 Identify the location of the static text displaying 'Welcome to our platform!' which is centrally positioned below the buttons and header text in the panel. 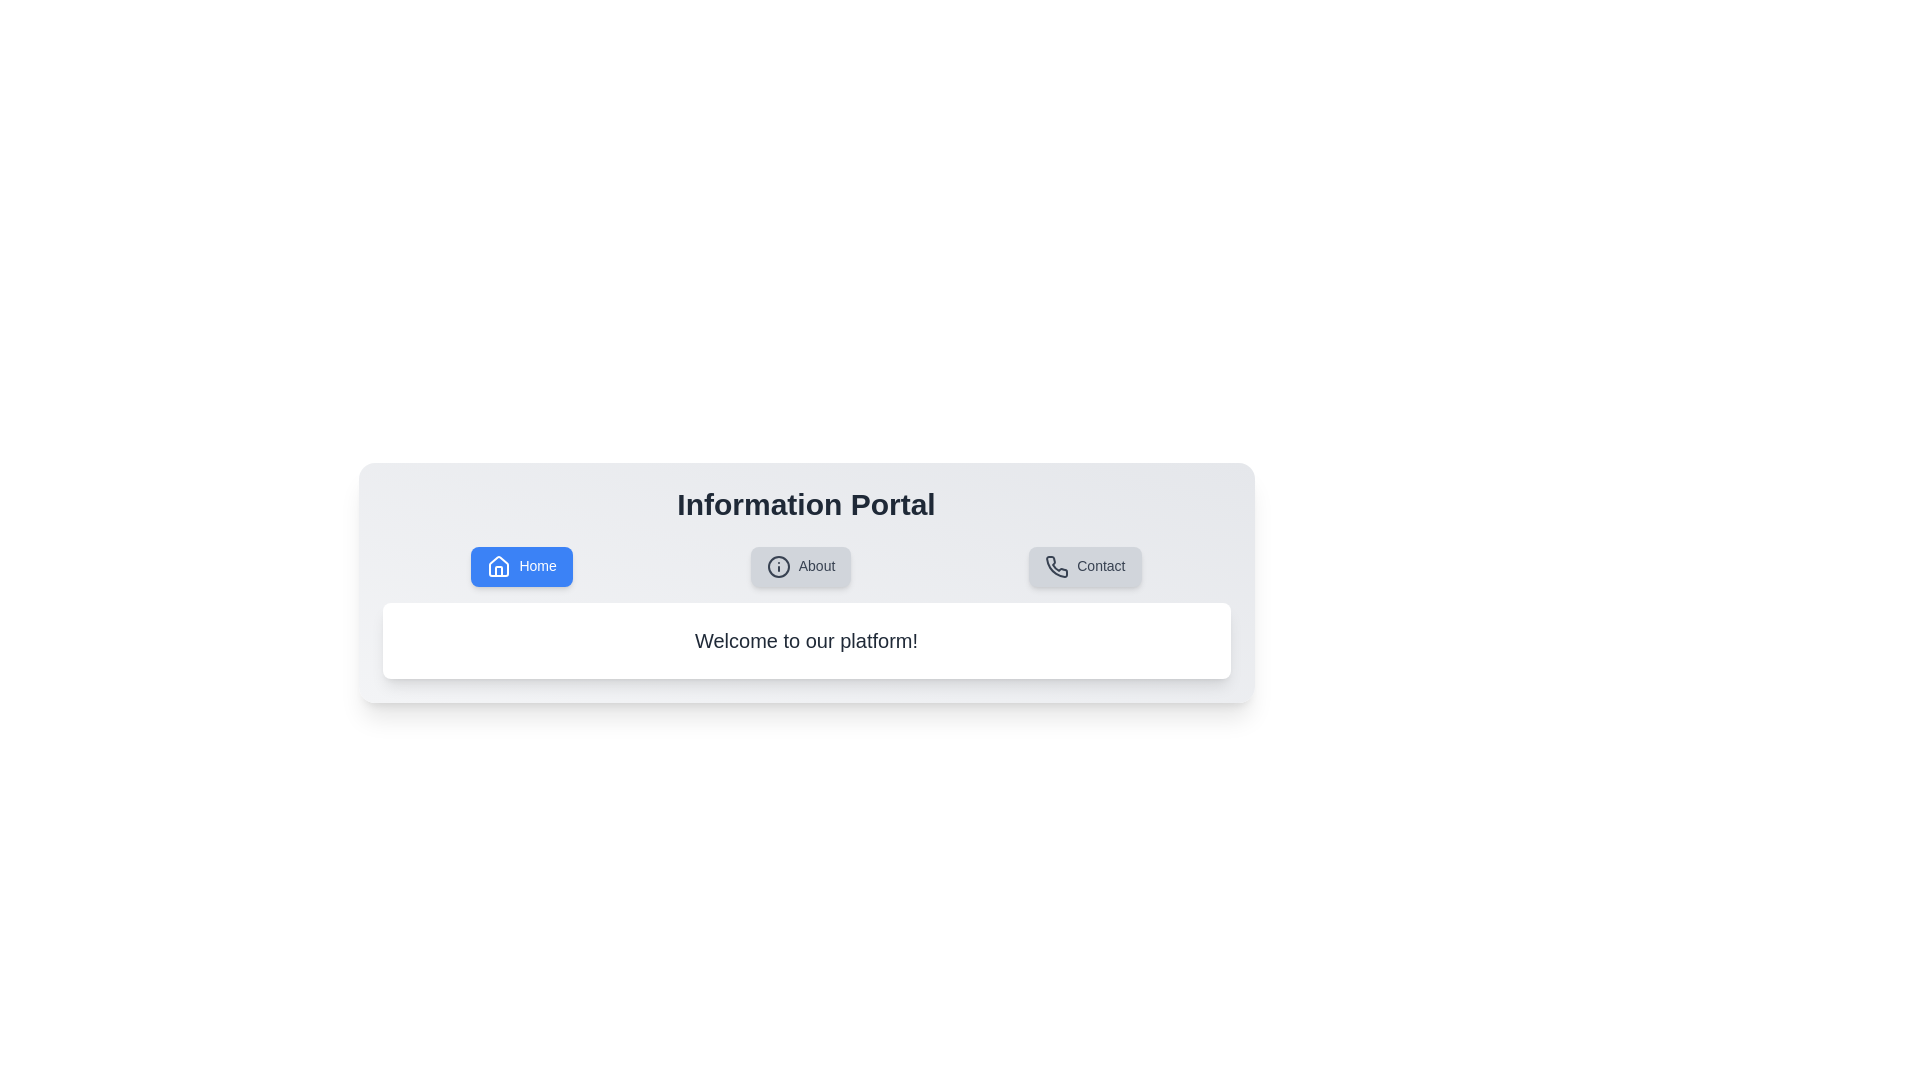
(806, 640).